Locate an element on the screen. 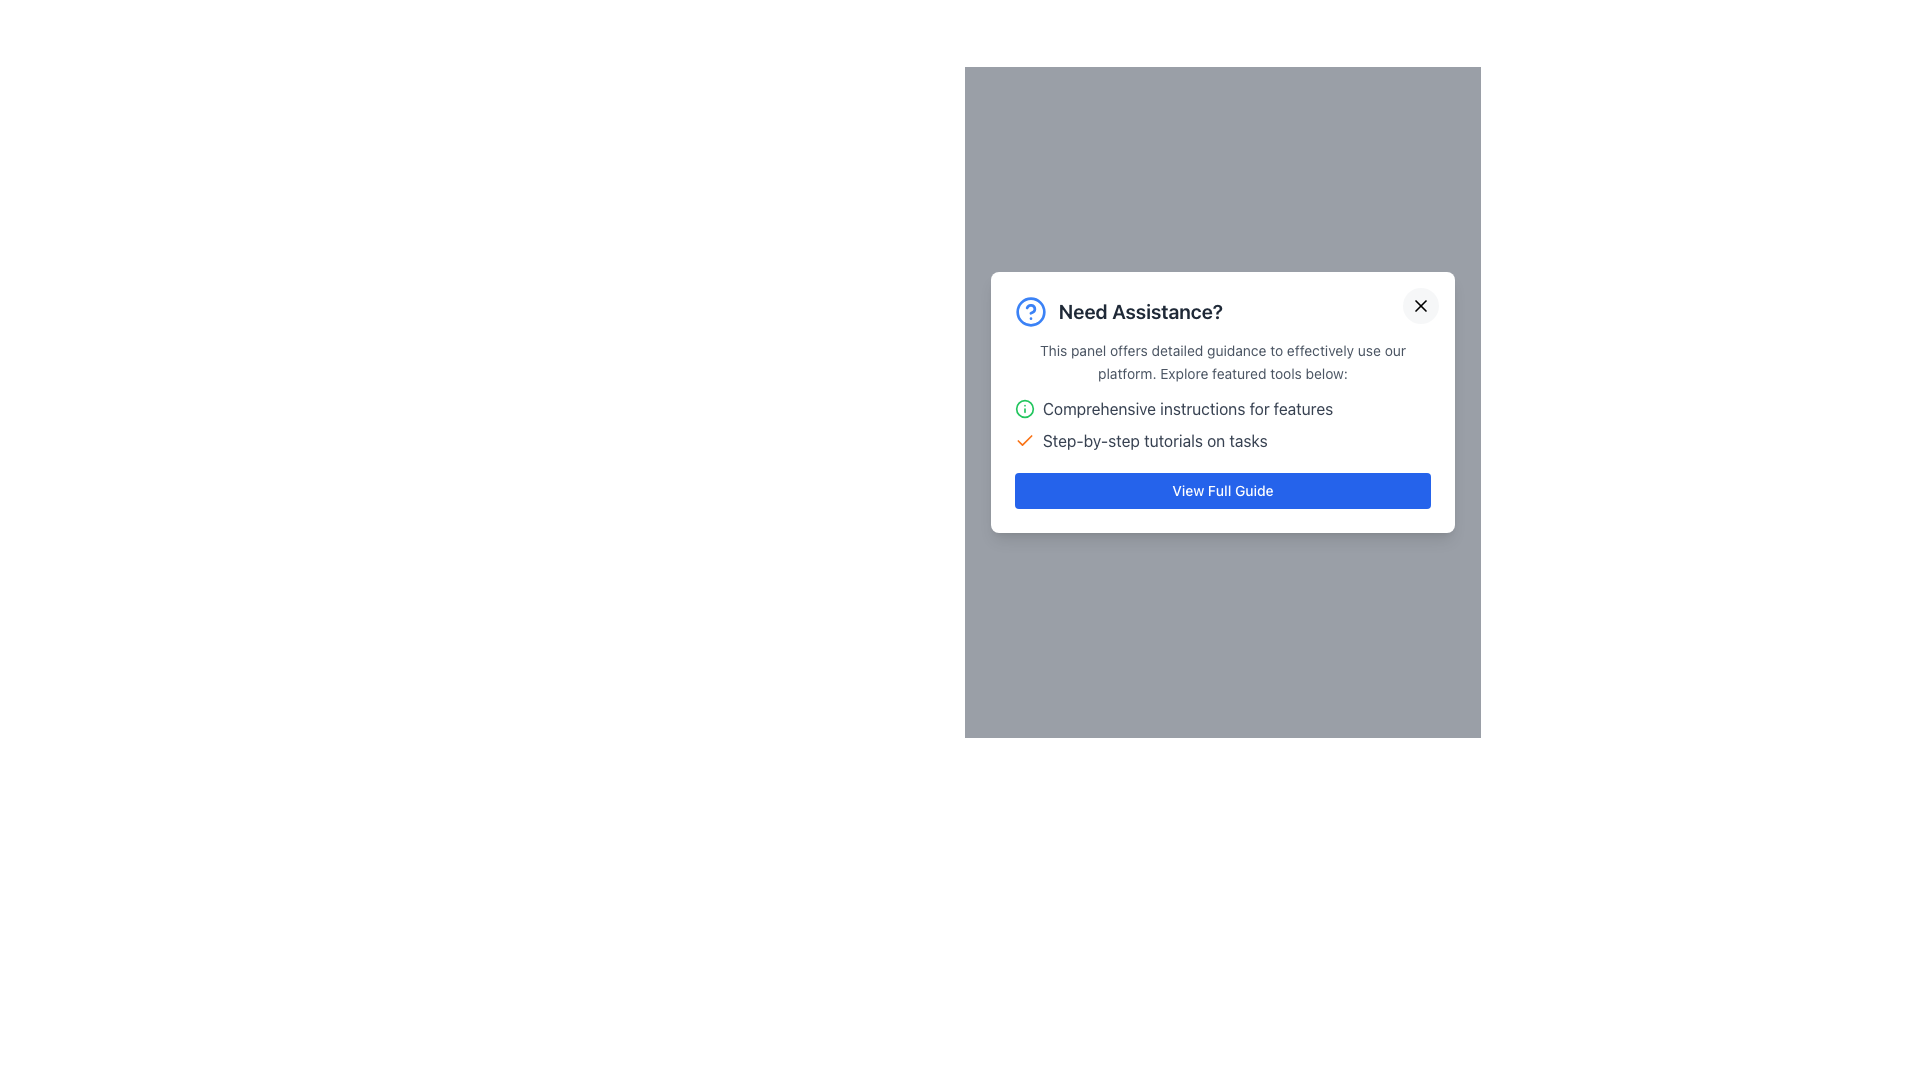  the informational icon associated with the list item labeled 'Comprehensive instructions for features.' is located at coordinates (1024, 408).